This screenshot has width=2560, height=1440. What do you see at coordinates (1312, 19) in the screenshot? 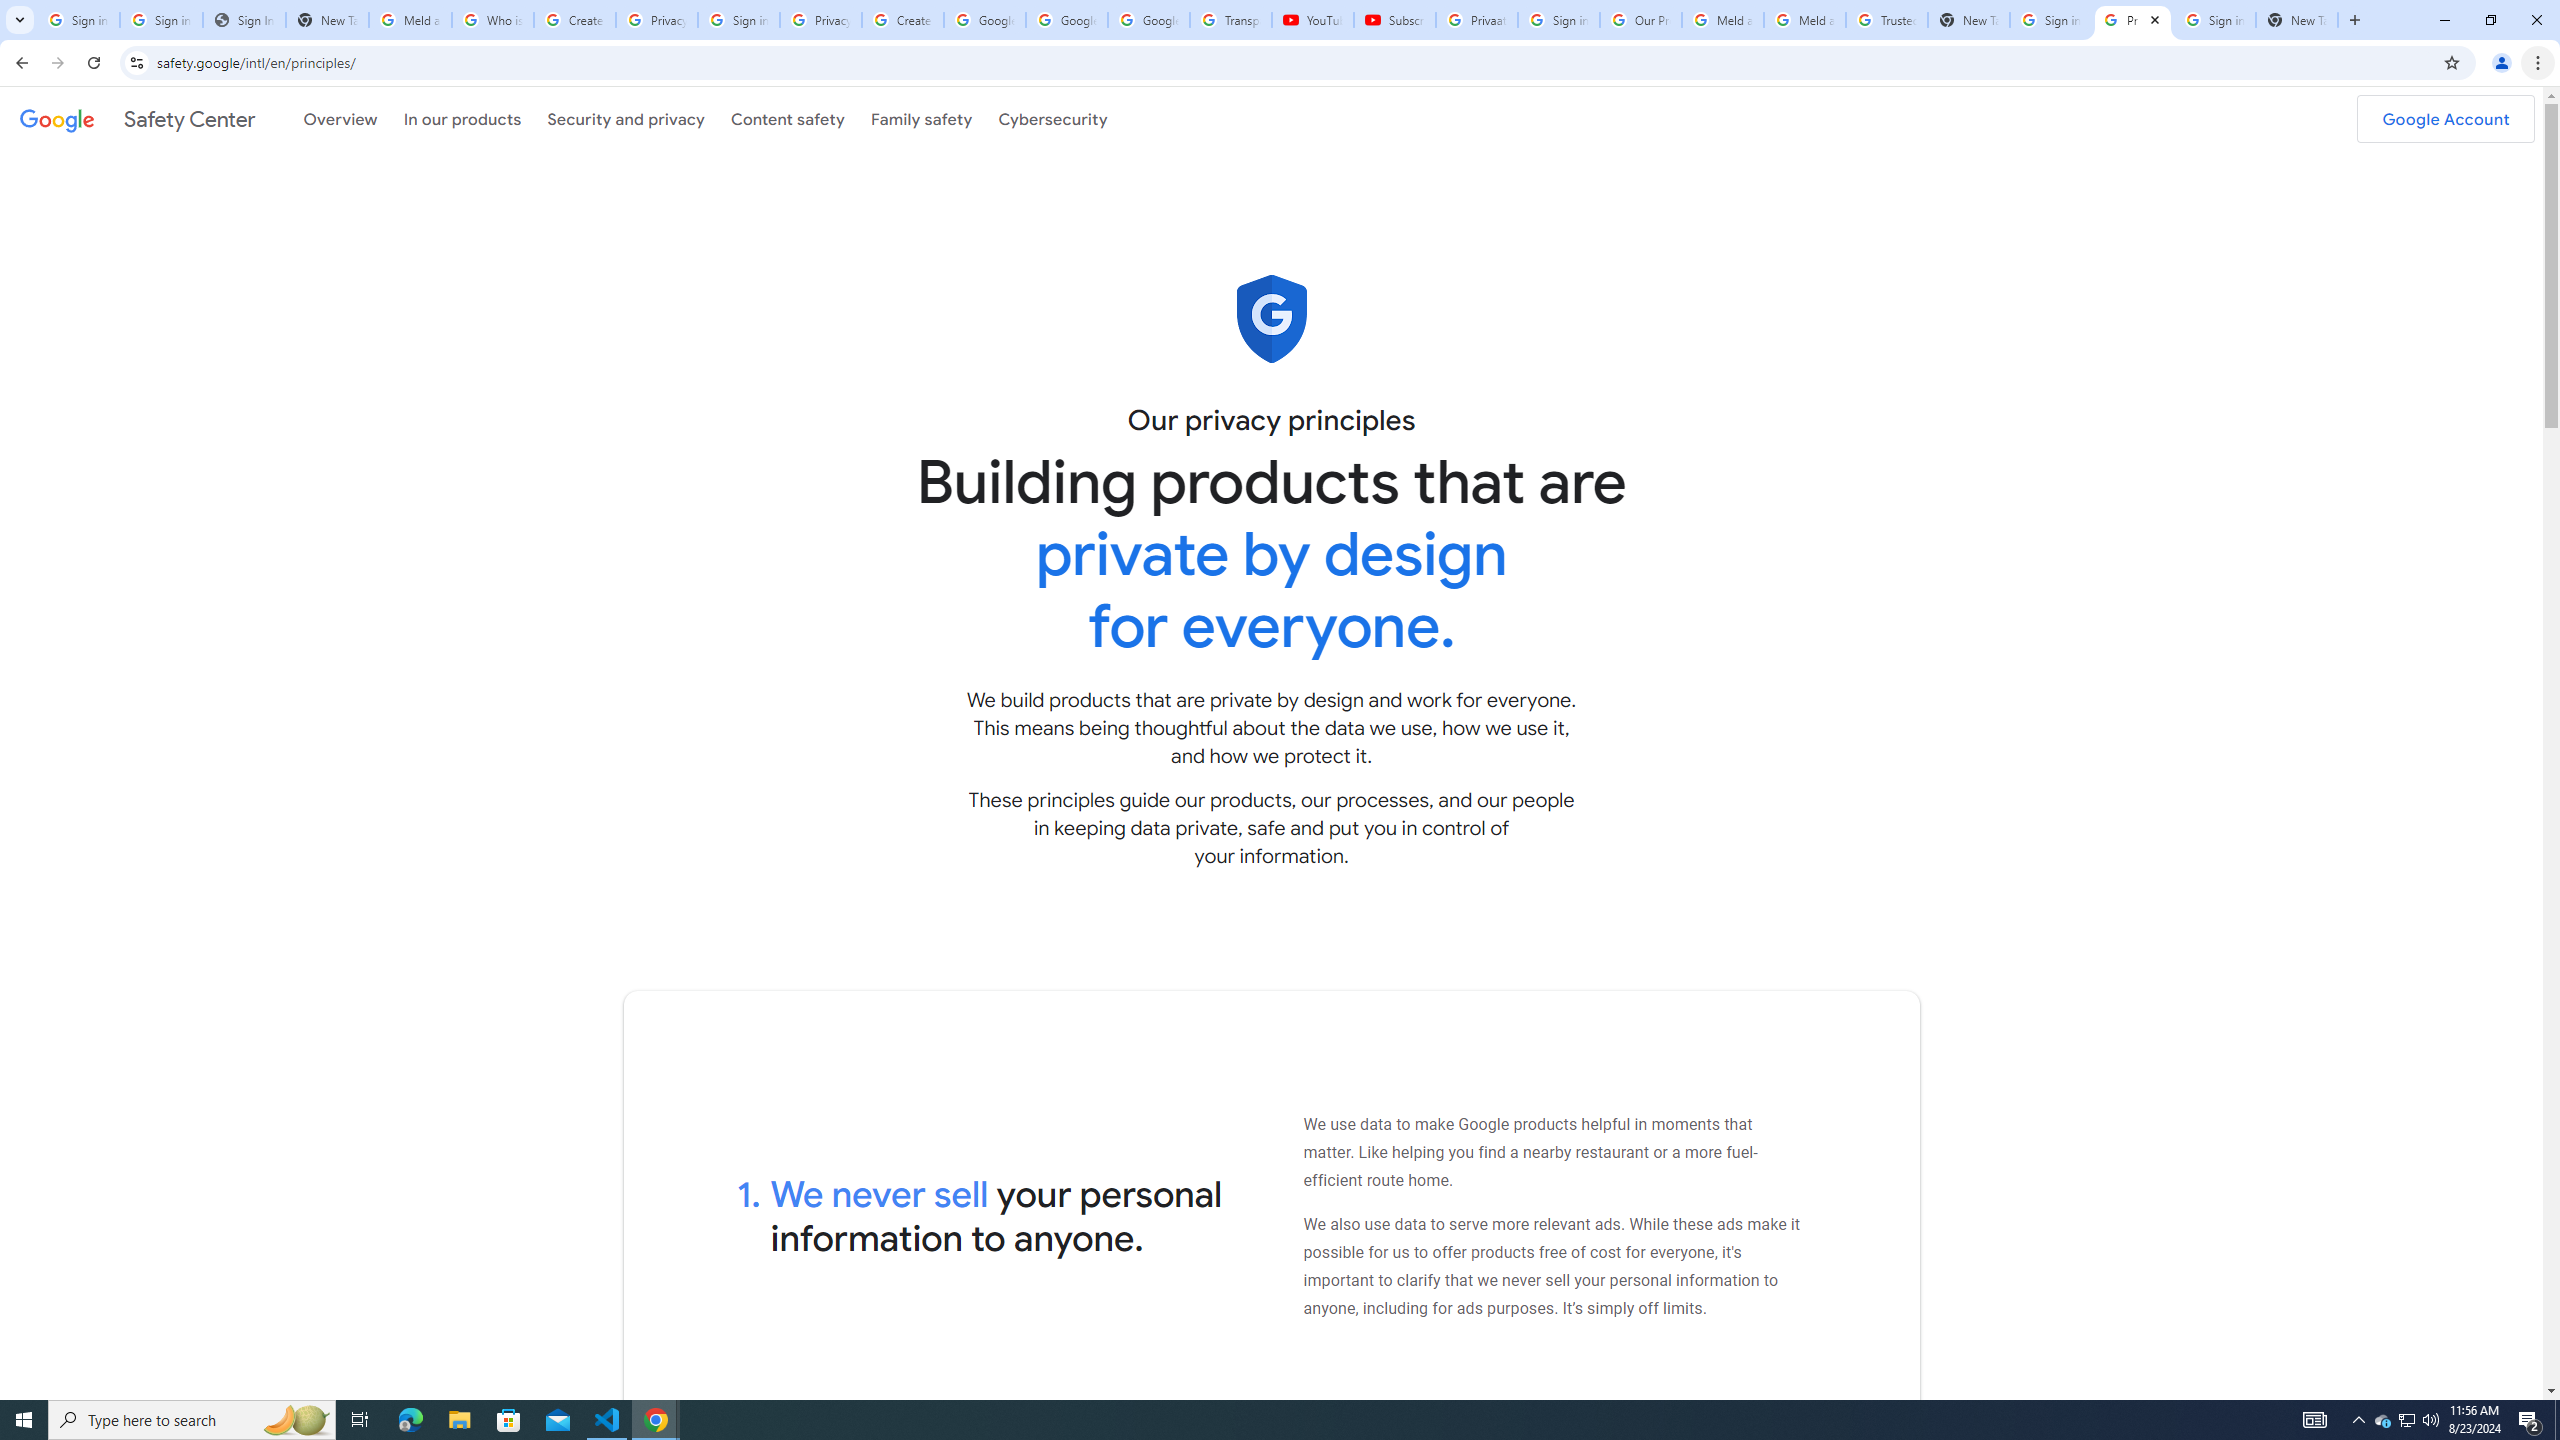
I see `'YouTube'` at bounding box center [1312, 19].